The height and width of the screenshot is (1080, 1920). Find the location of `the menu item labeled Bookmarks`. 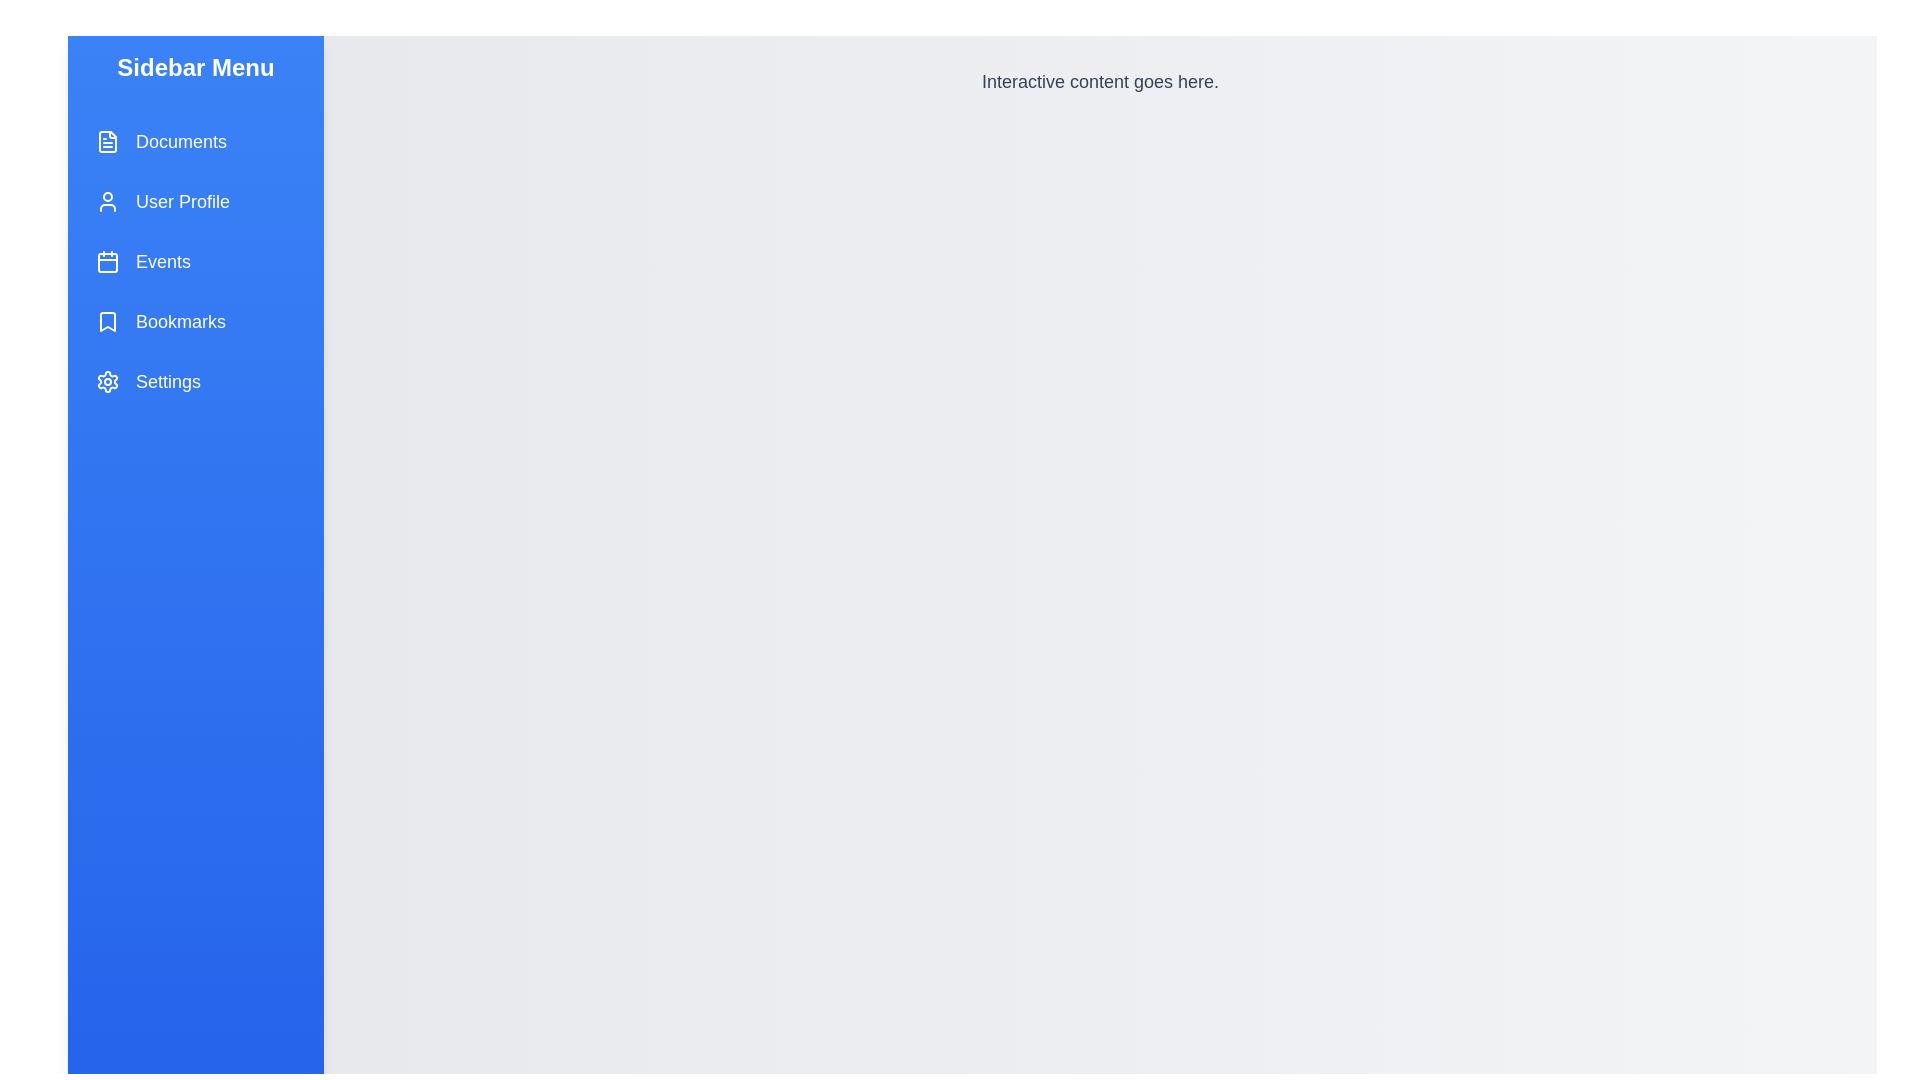

the menu item labeled Bookmarks is located at coordinates (196, 320).